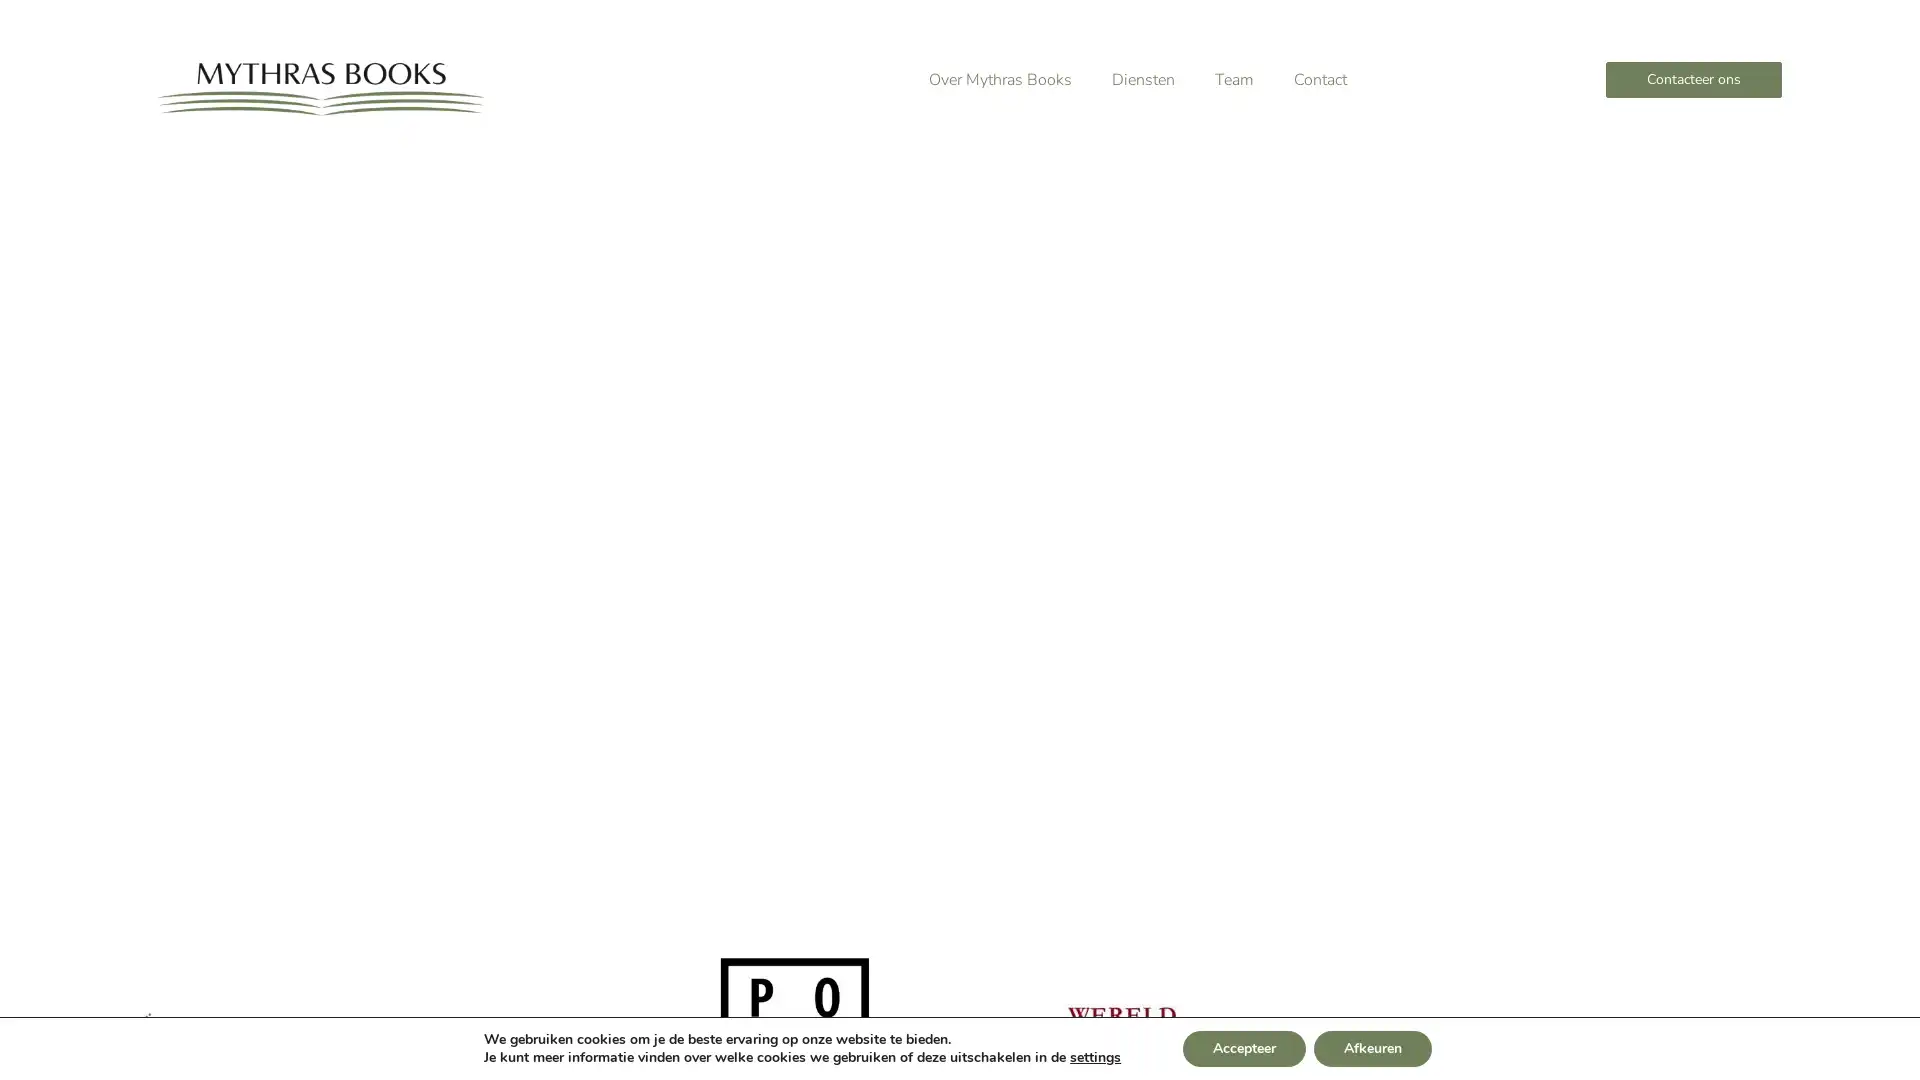 Image resolution: width=1920 pixels, height=1080 pixels. Describe the element at coordinates (1371, 1048) in the screenshot. I see `Afkeuren` at that location.